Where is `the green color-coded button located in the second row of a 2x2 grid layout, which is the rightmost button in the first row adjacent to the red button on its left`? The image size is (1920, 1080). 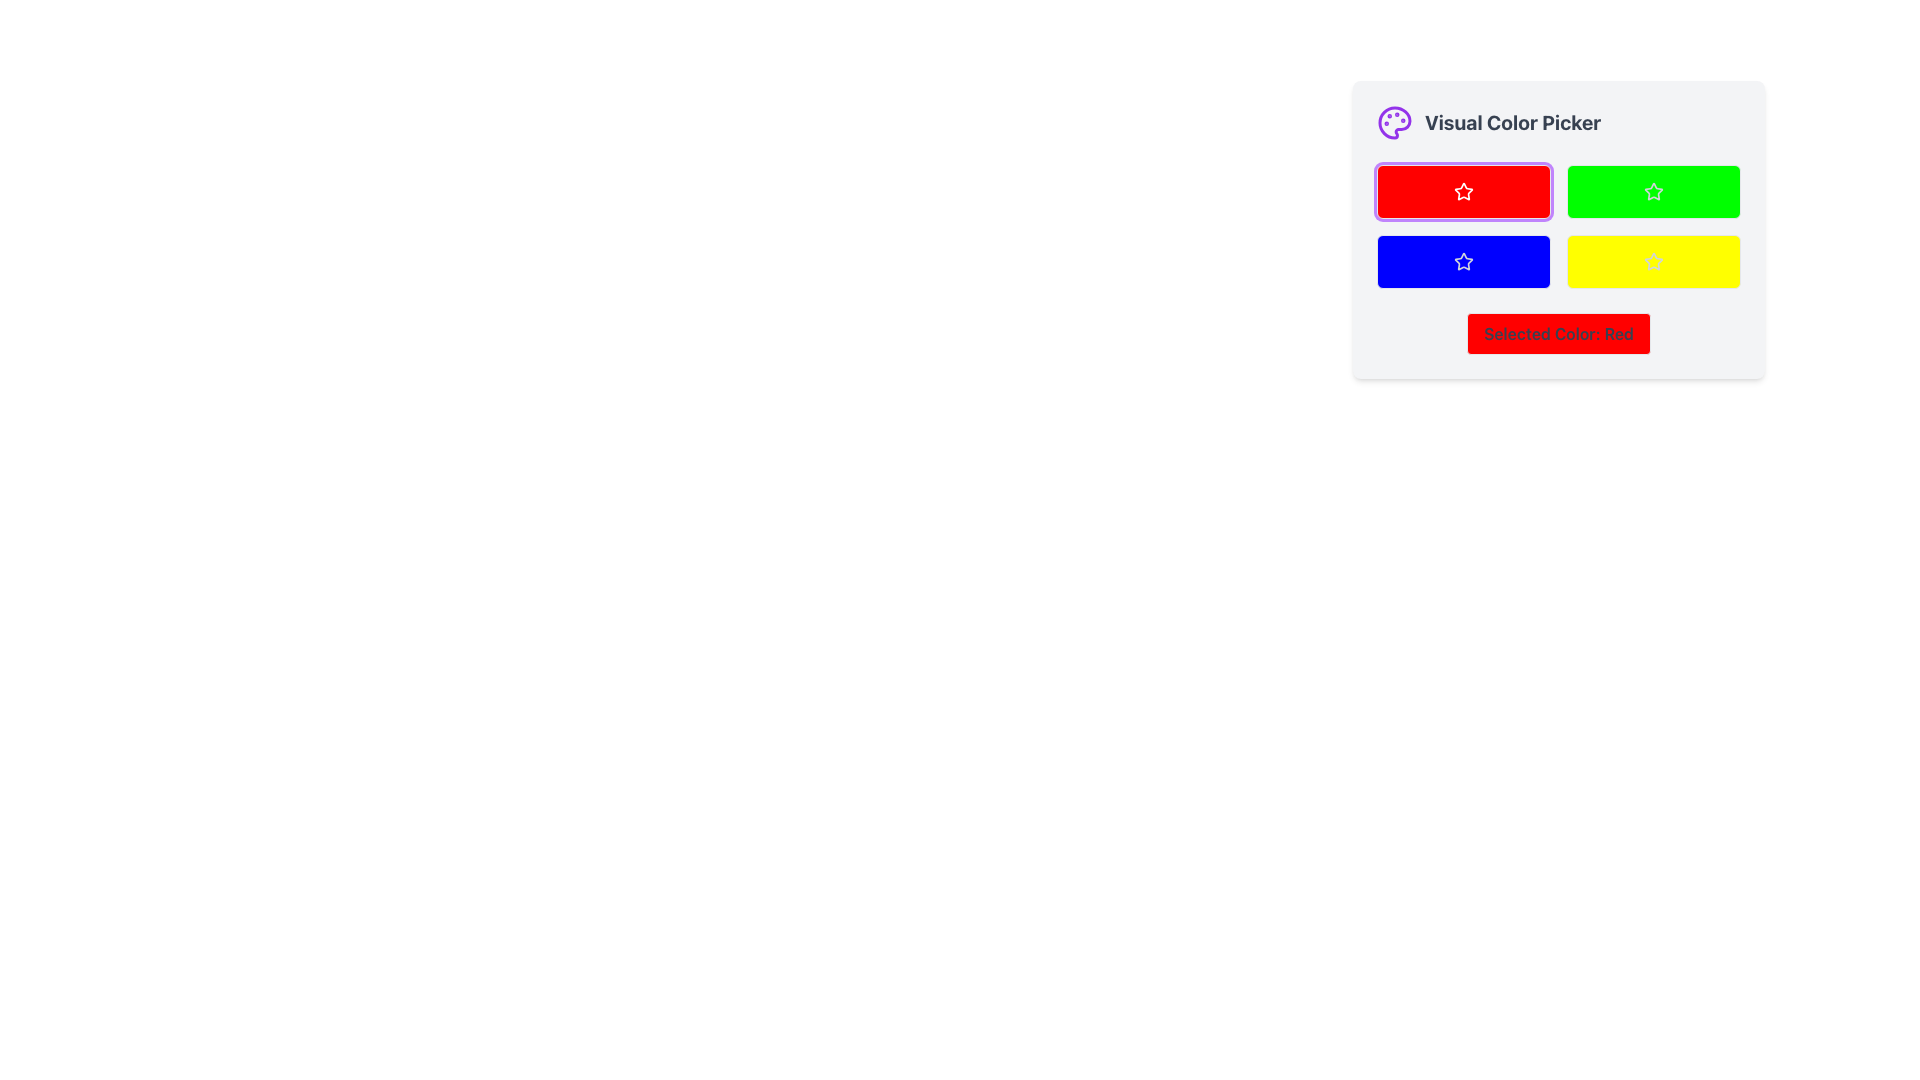
the green color-coded button located in the second row of a 2x2 grid layout, which is the rightmost button in the first row adjacent to the red button on its left is located at coordinates (1654, 192).